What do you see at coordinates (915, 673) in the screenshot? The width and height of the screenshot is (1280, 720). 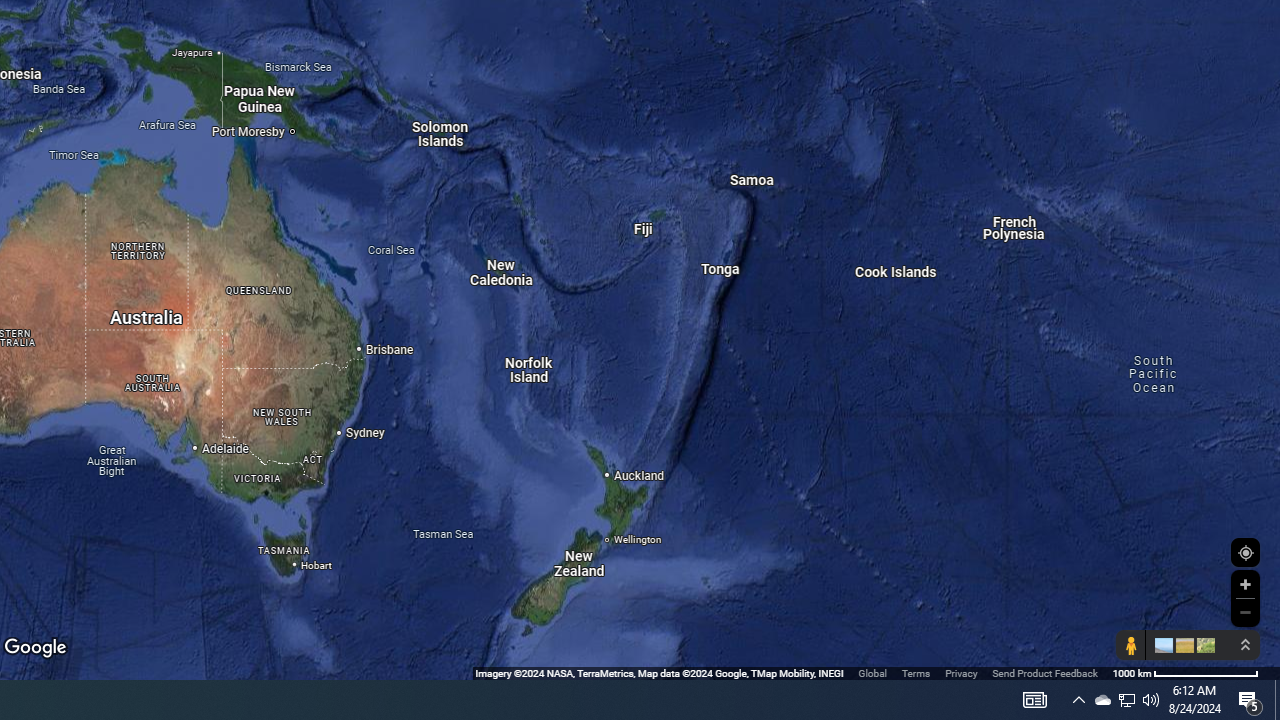 I see `'Terms'` at bounding box center [915, 673].